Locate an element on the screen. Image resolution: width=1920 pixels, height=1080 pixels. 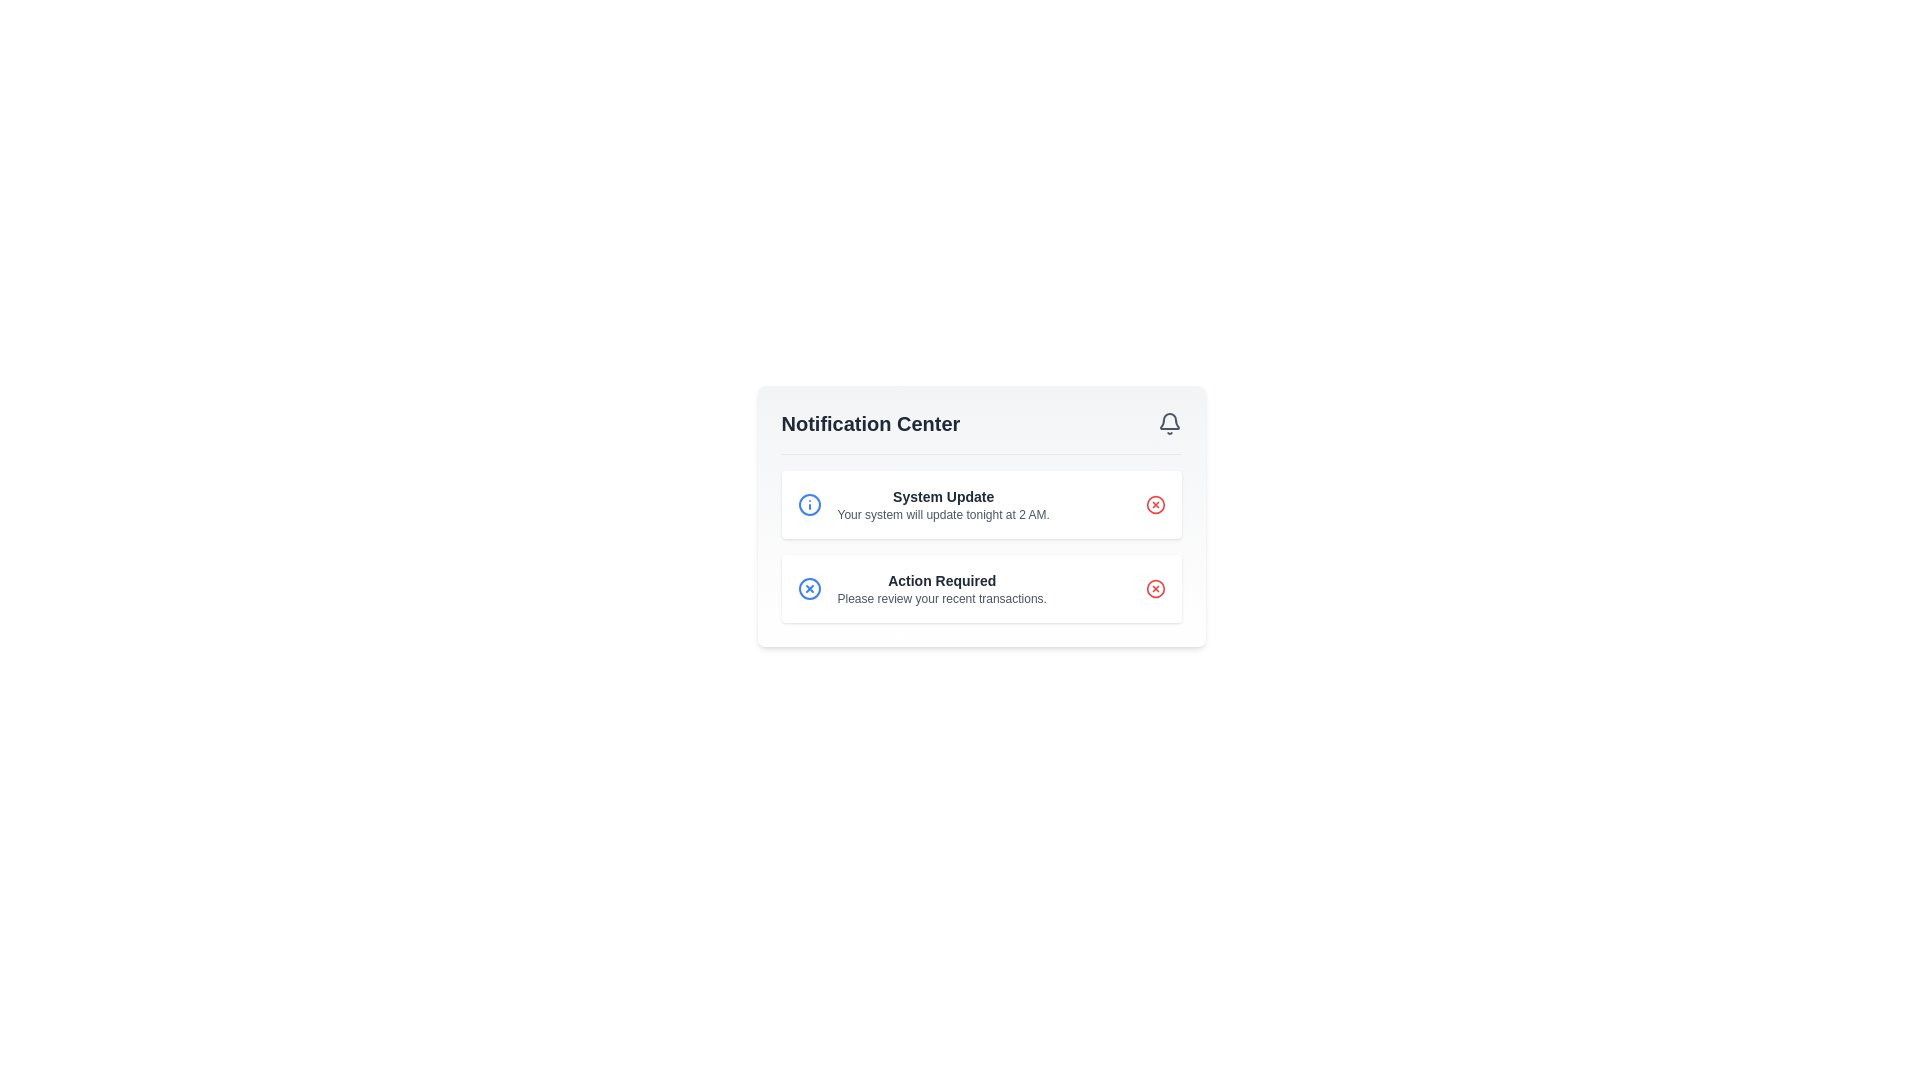
on the notification indicator icon located at the top-right corner of the interface, adjacent is located at coordinates (1169, 419).